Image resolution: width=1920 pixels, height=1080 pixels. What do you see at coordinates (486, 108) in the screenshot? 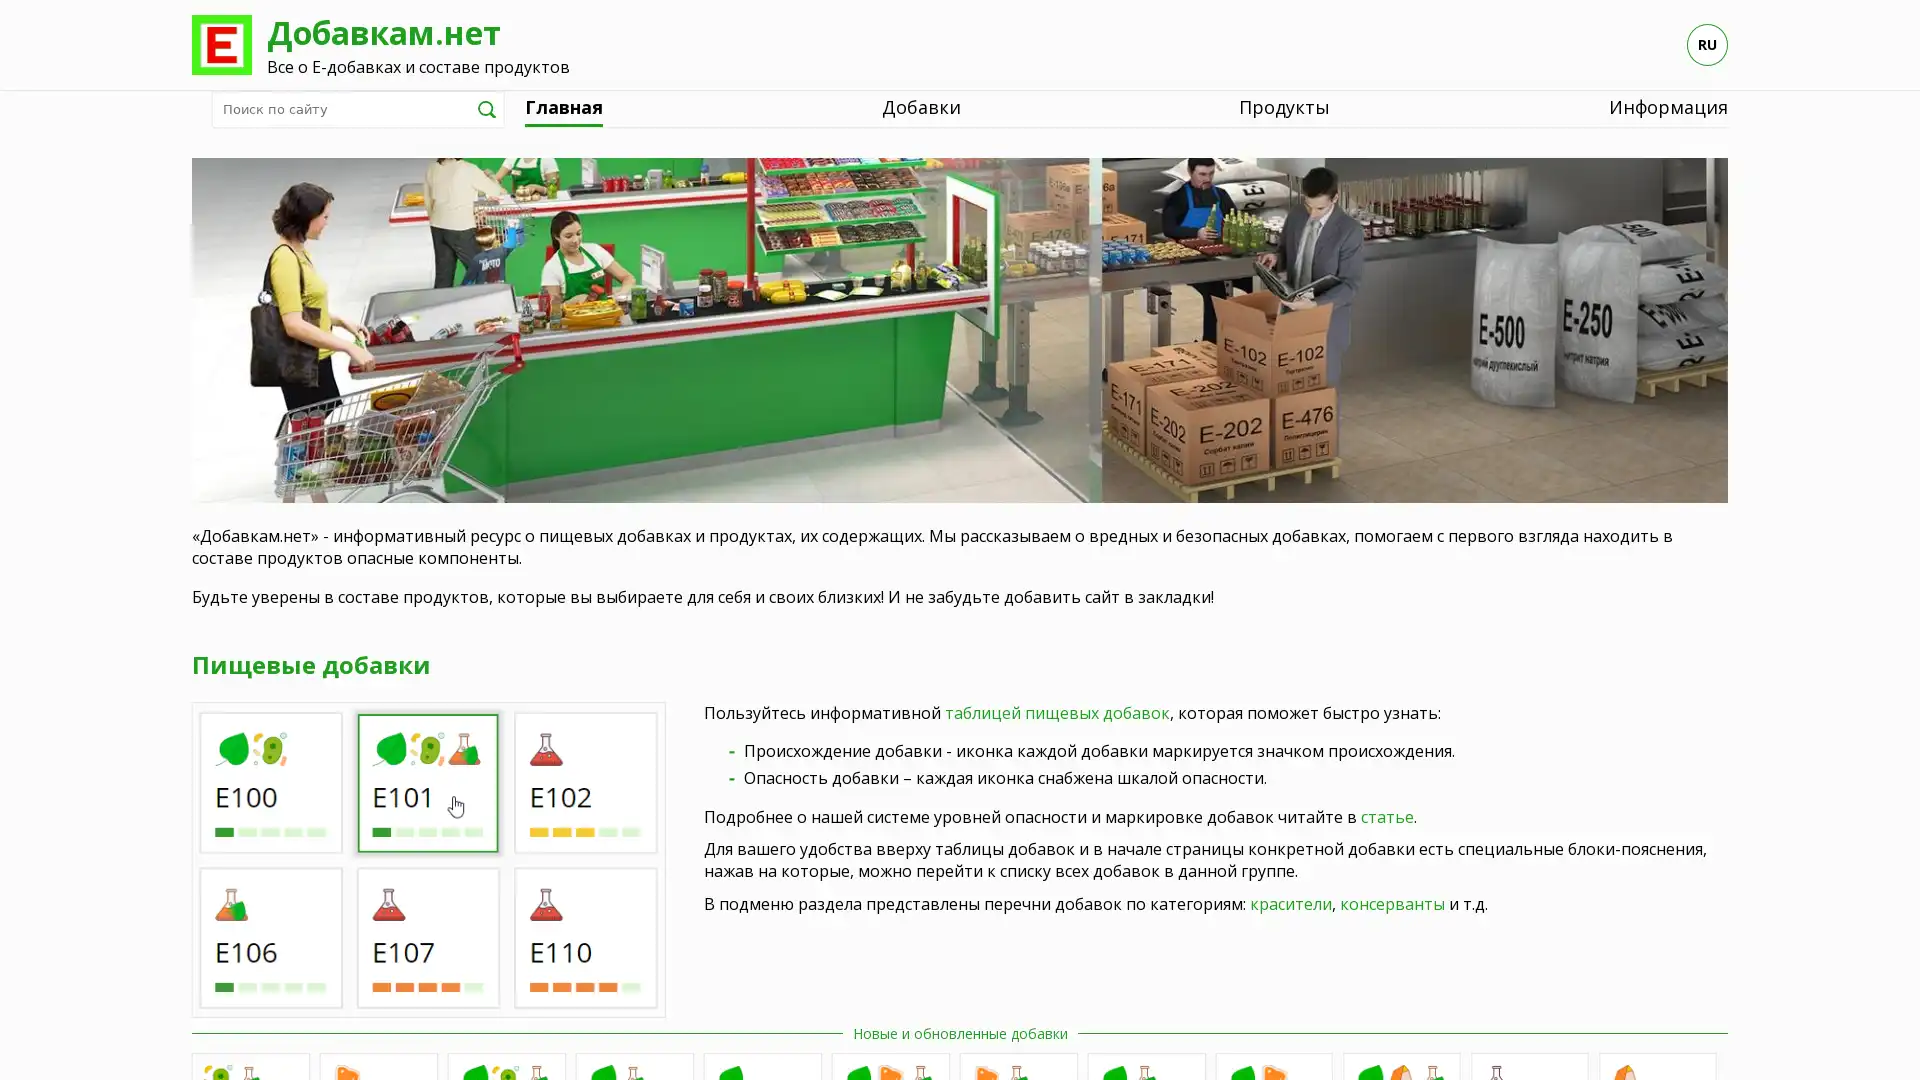
I see `Apply` at bounding box center [486, 108].